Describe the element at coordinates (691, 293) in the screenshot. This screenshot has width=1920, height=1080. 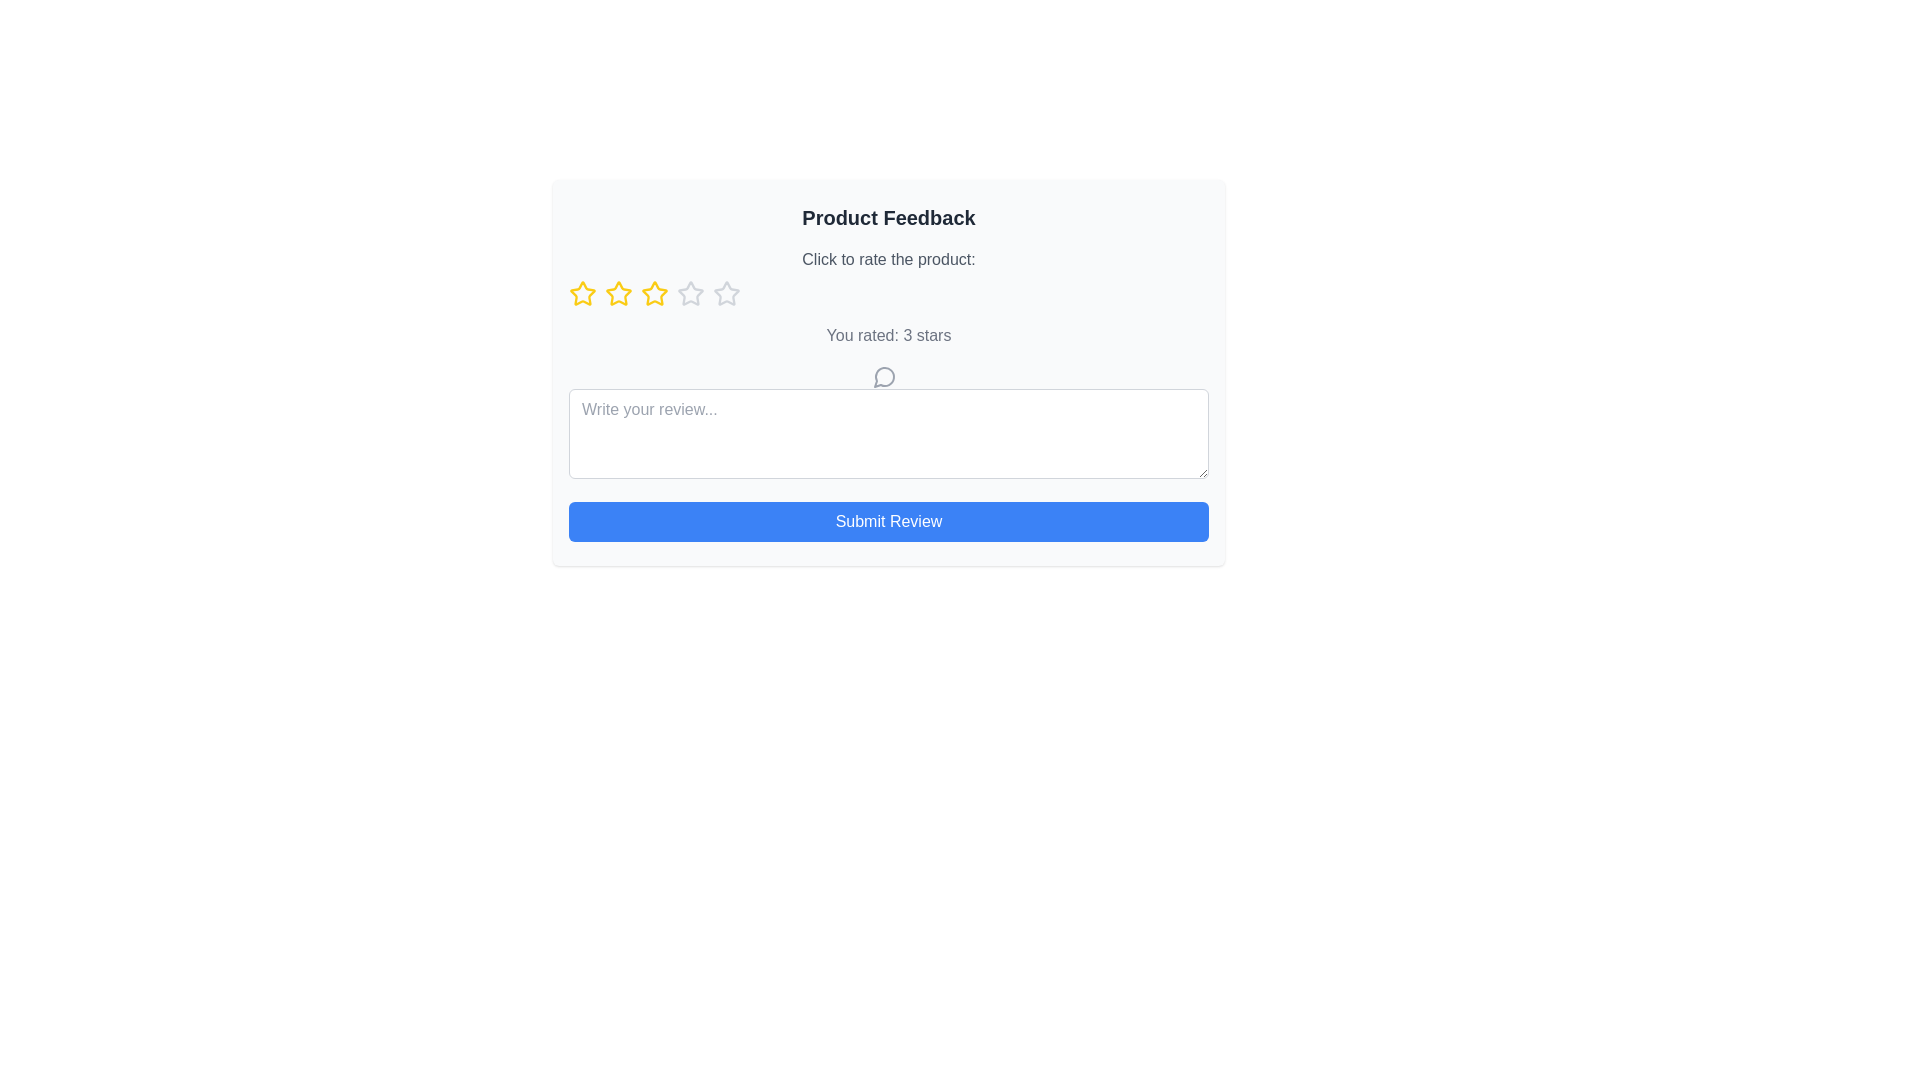
I see `the fourth star icon in the rating interface` at that location.